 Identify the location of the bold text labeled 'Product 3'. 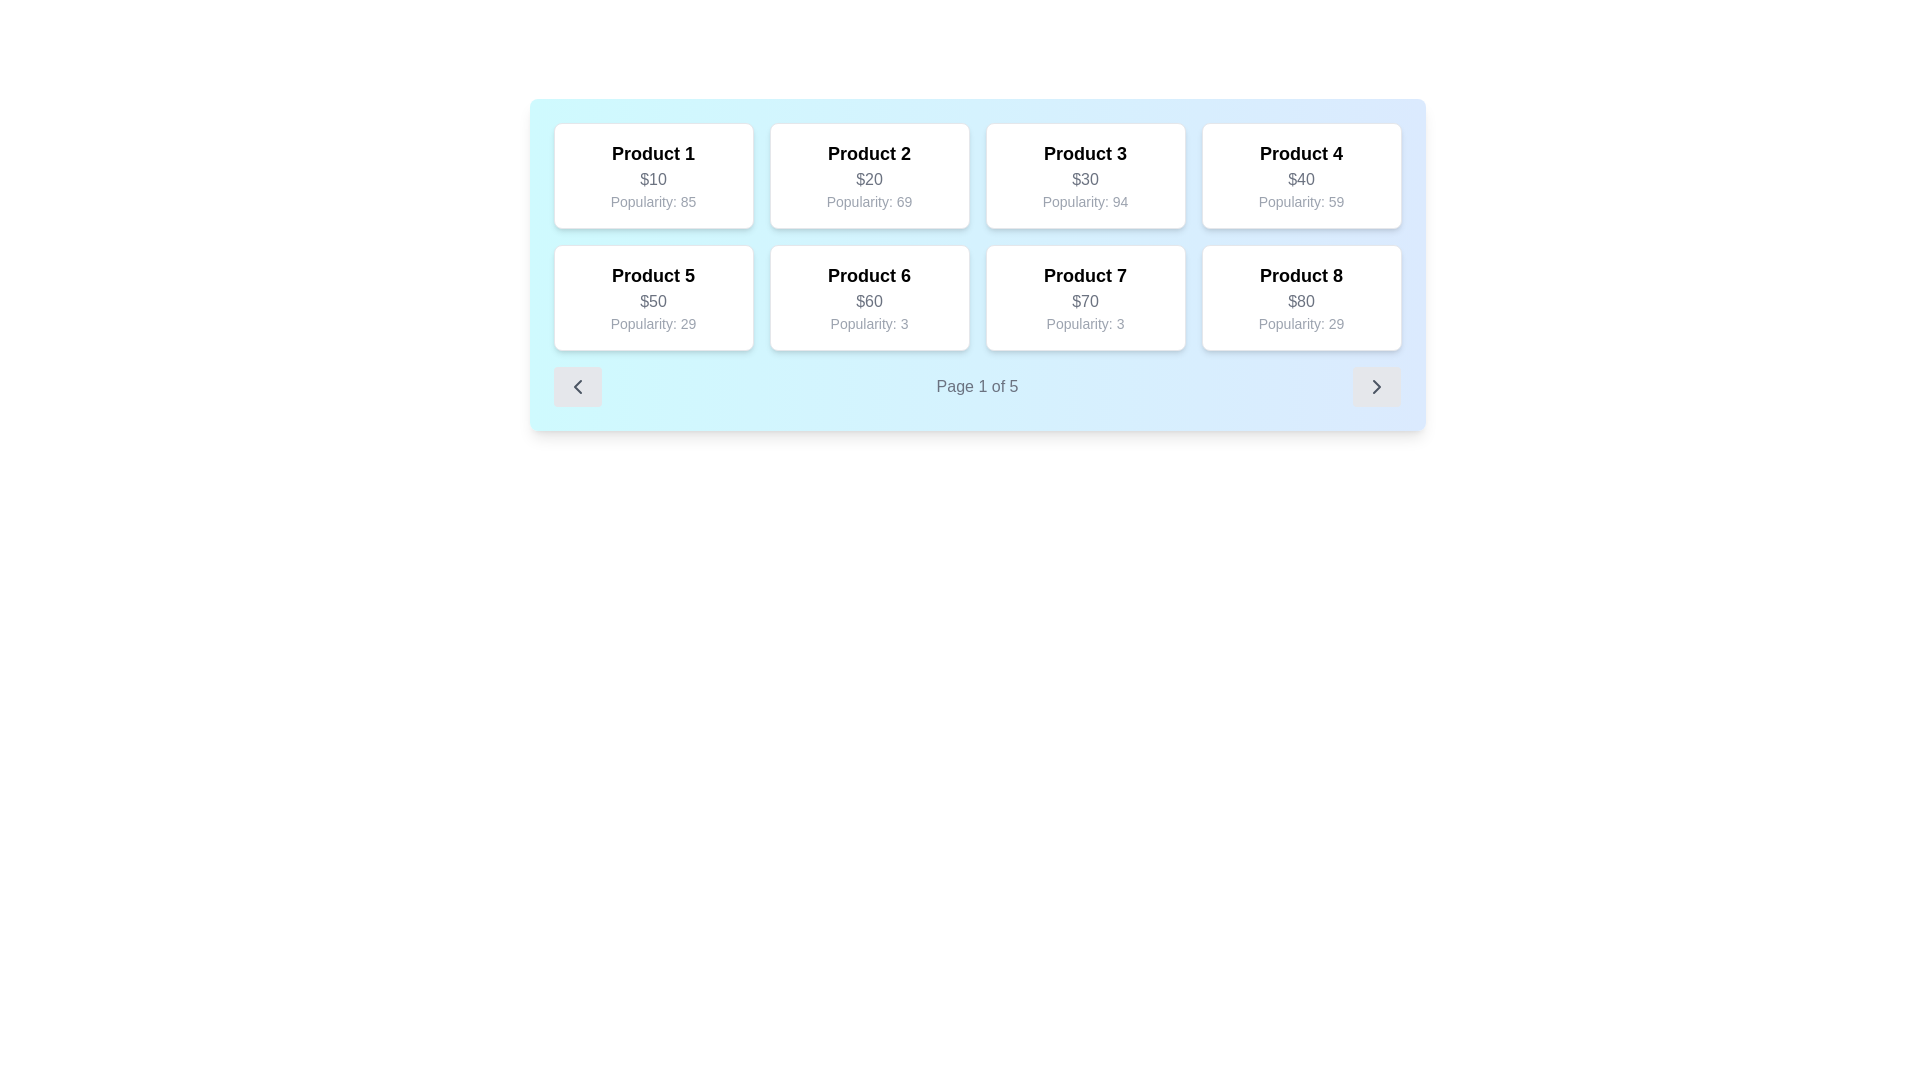
(1084, 153).